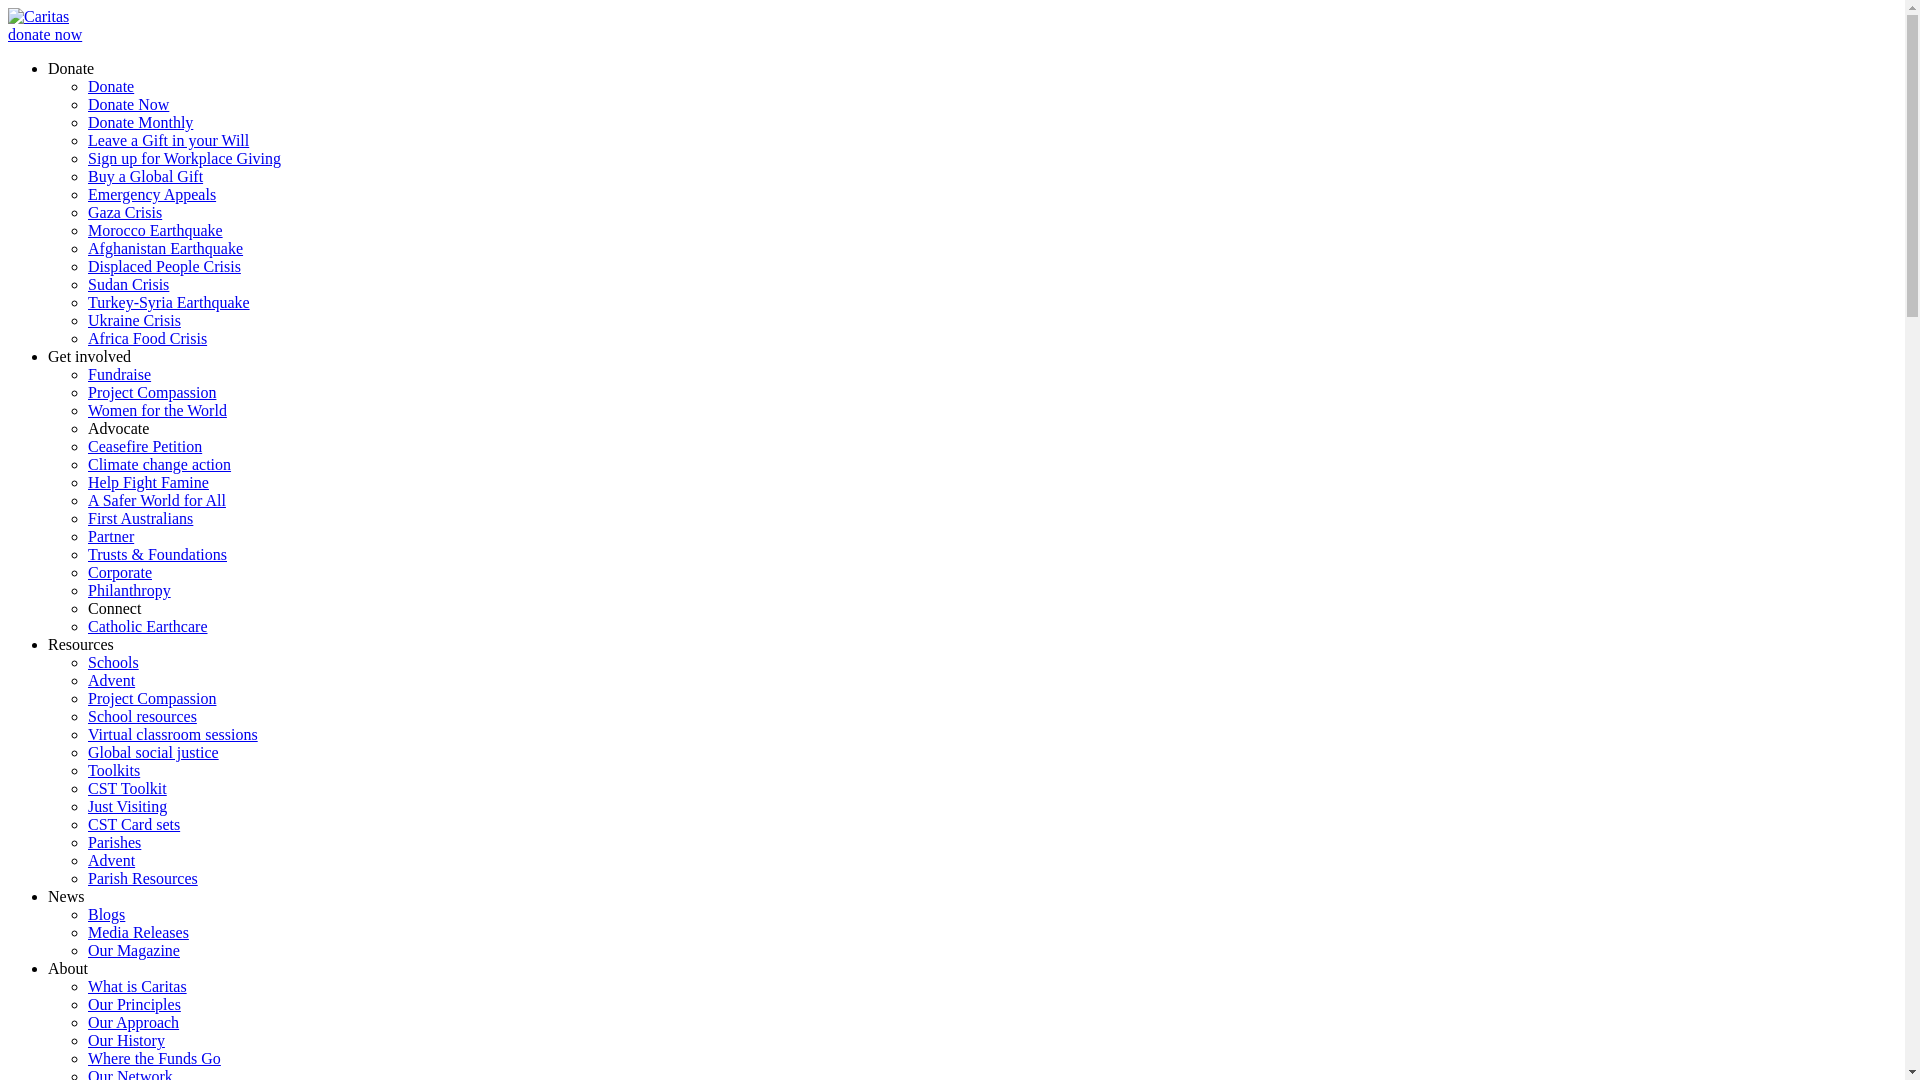 The image size is (1920, 1080). What do you see at coordinates (86, 284) in the screenshot?
I see `'Sudan Crisis'` at bounding box center [86, 284].